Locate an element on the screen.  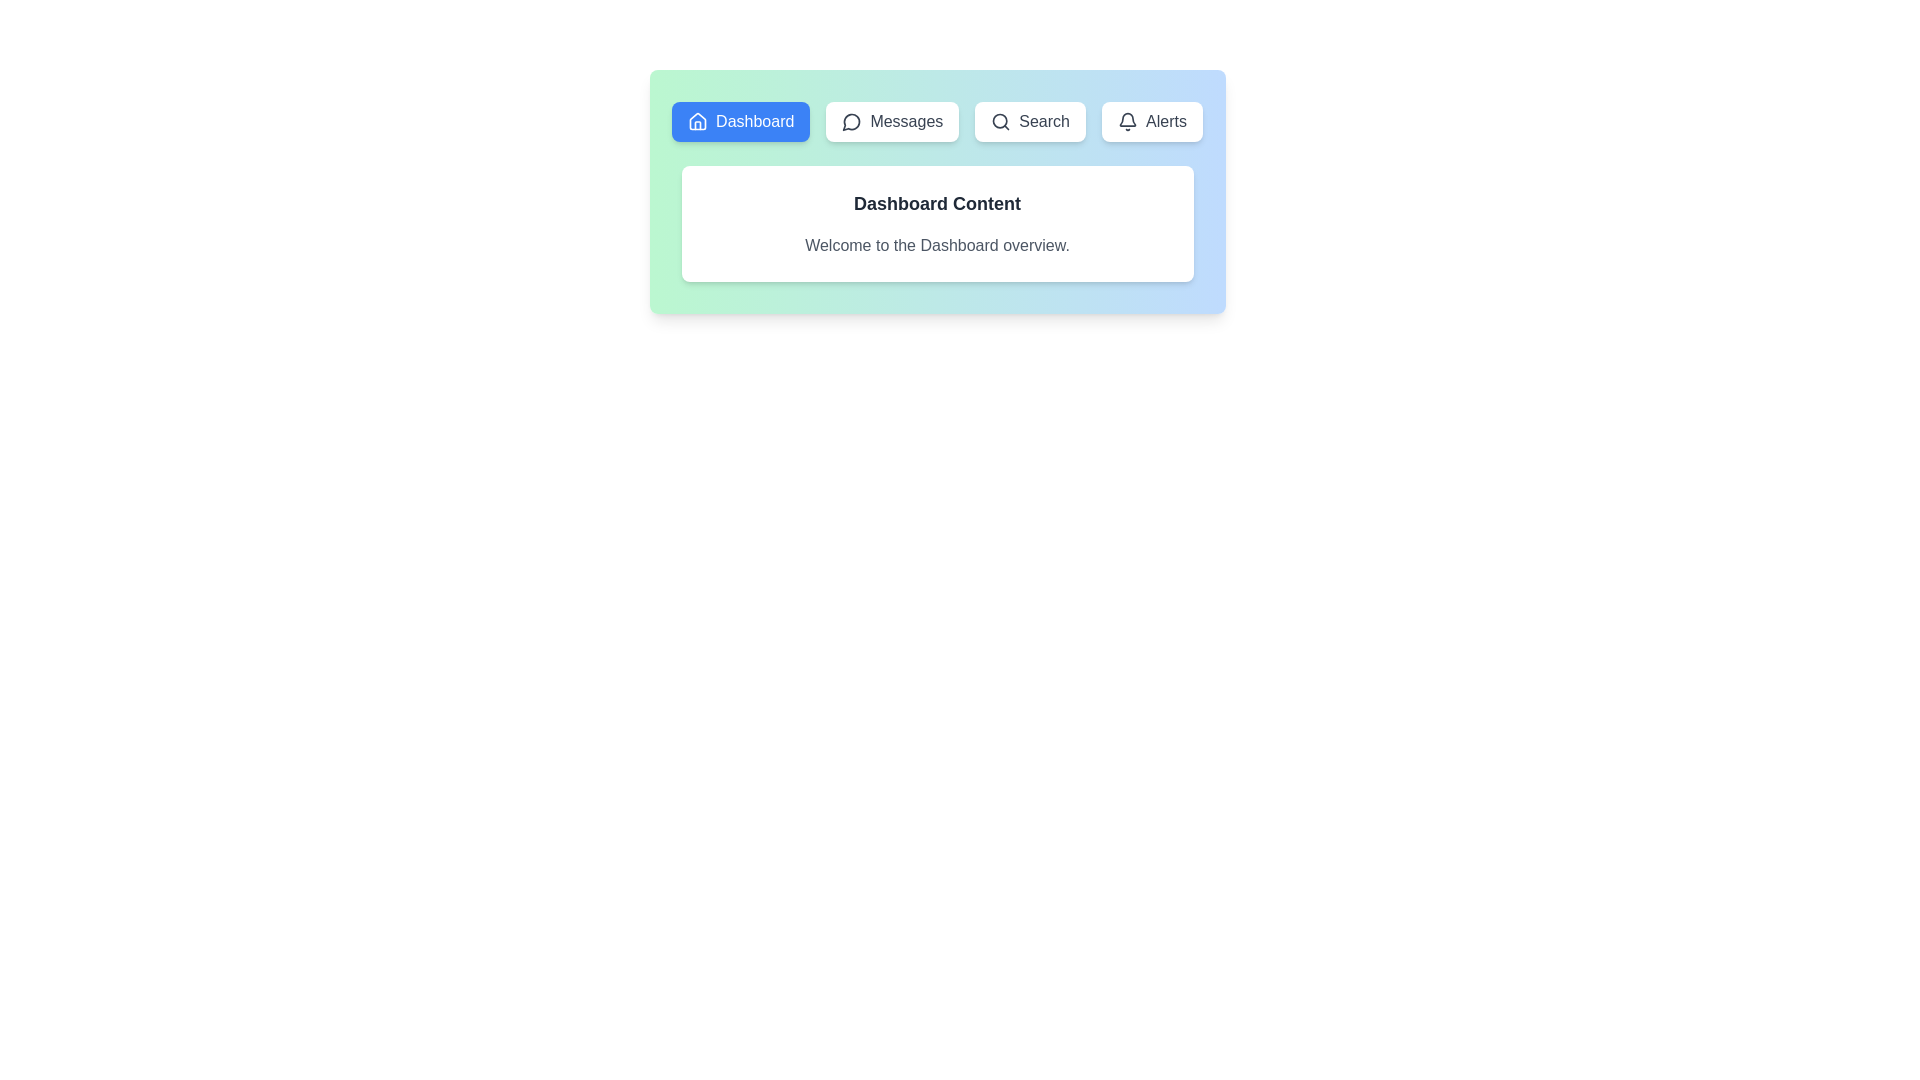
the tab labeled Search to view its content is located at coordinates (1030, 122).